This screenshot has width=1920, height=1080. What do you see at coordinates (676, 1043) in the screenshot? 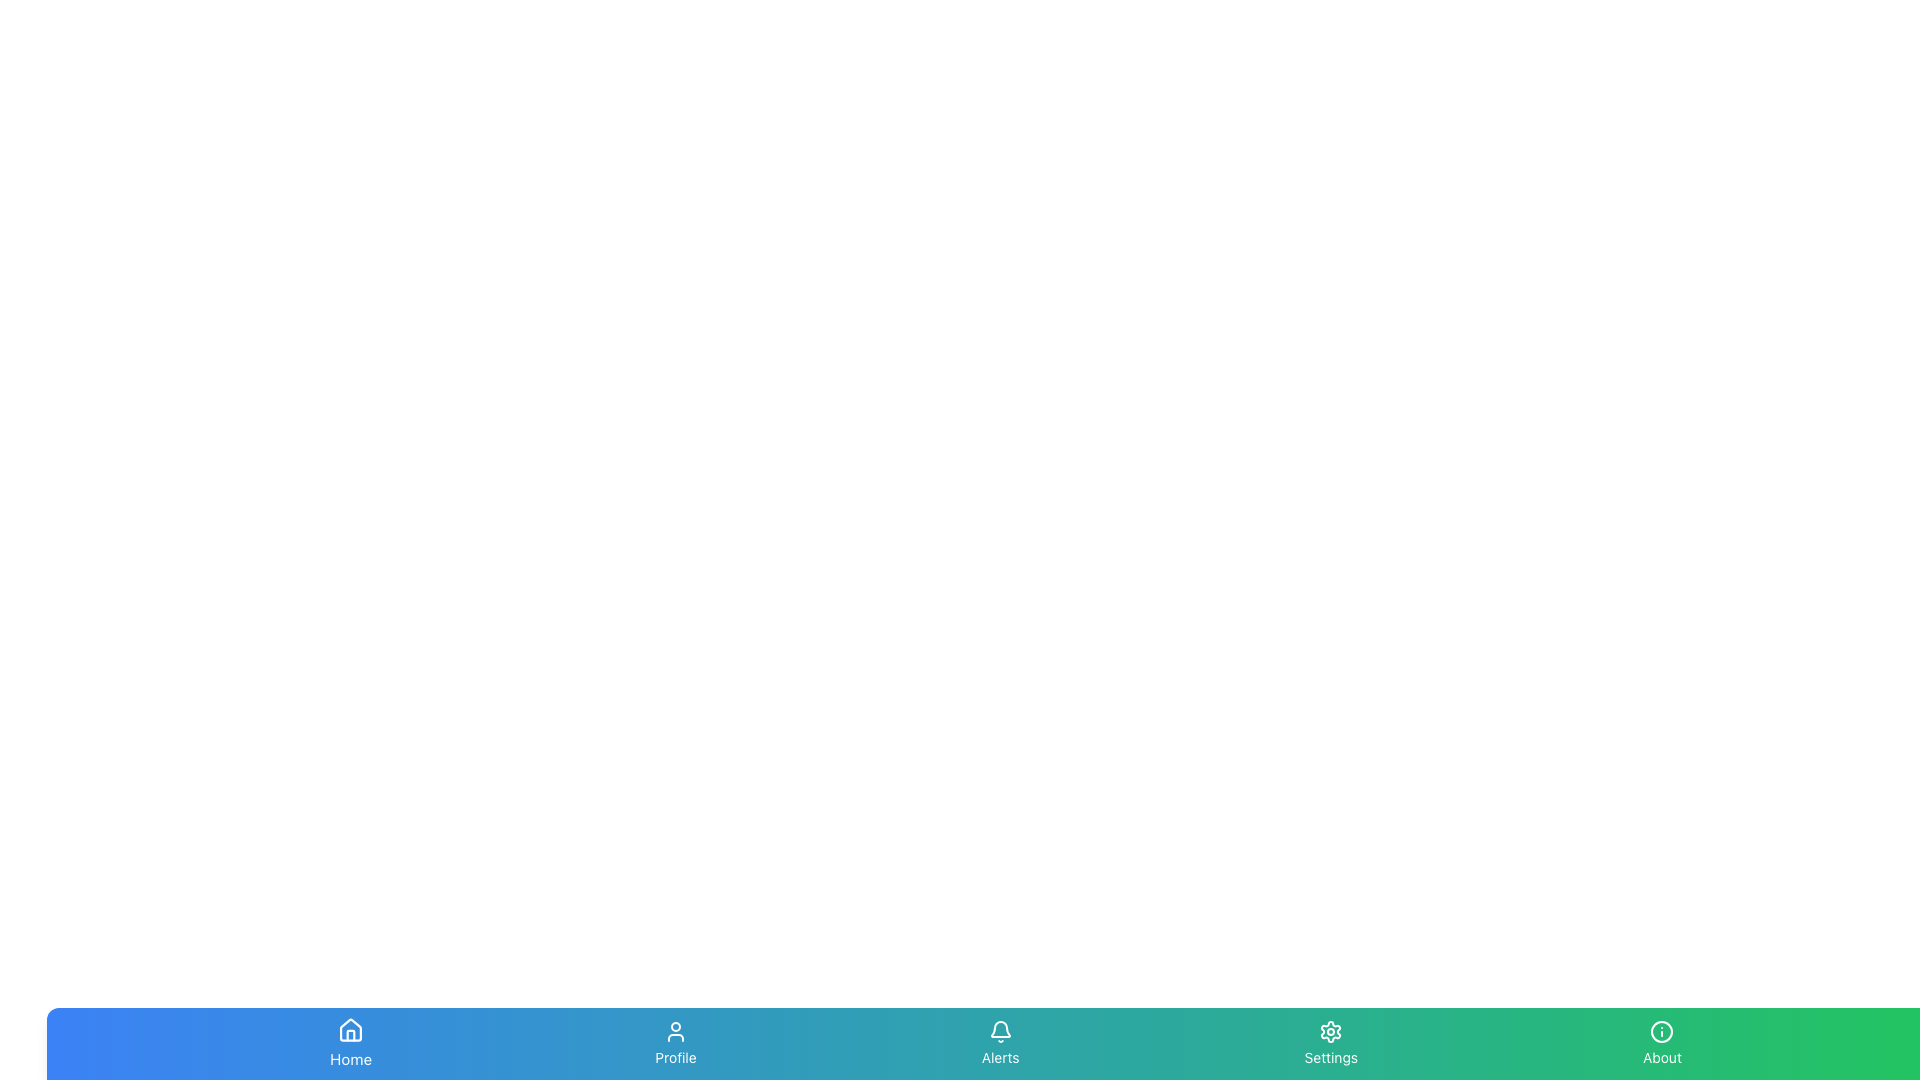
I see `the 'Profile' button located in the navigation bar` at bounding box center [676, 1043].